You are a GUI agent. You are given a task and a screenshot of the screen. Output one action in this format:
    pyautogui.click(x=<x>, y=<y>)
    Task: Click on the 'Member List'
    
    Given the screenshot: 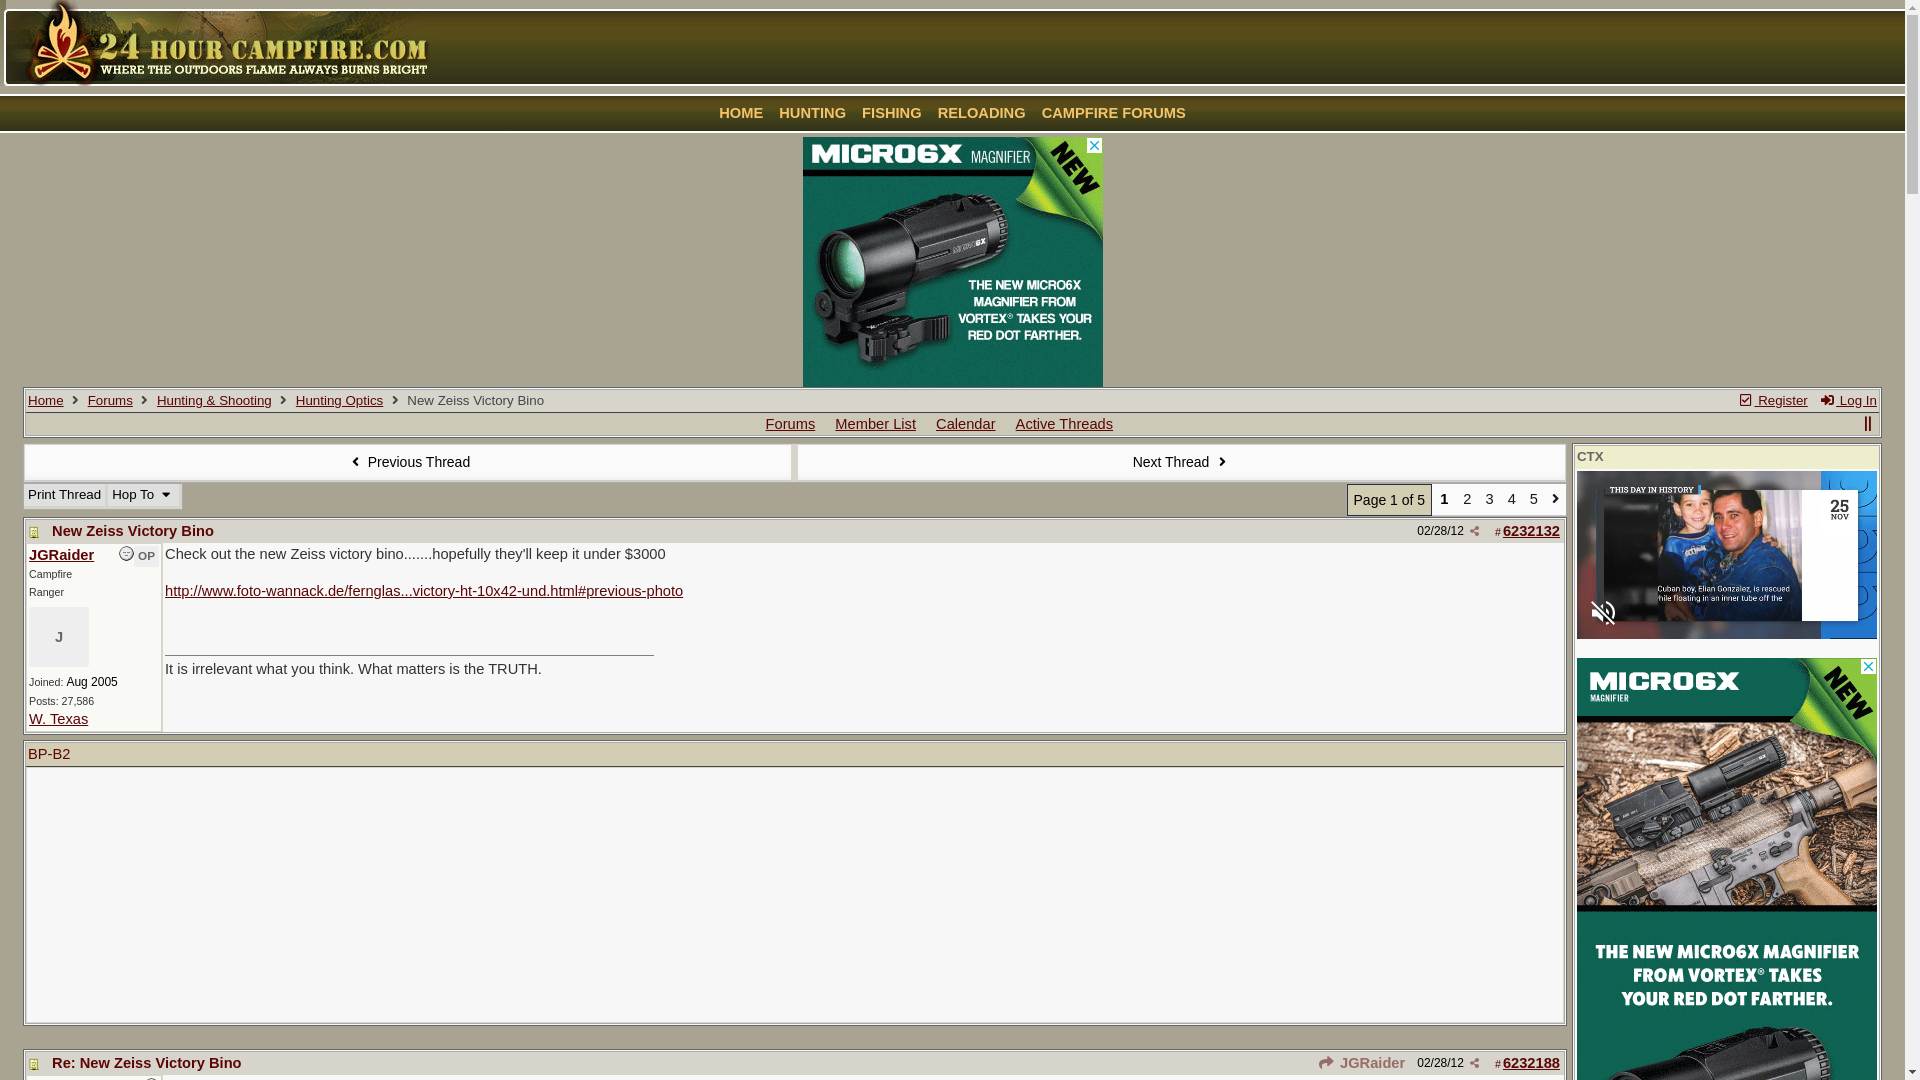 What is the action you would take?
    pyautogui.click(x=875, y=423)
    